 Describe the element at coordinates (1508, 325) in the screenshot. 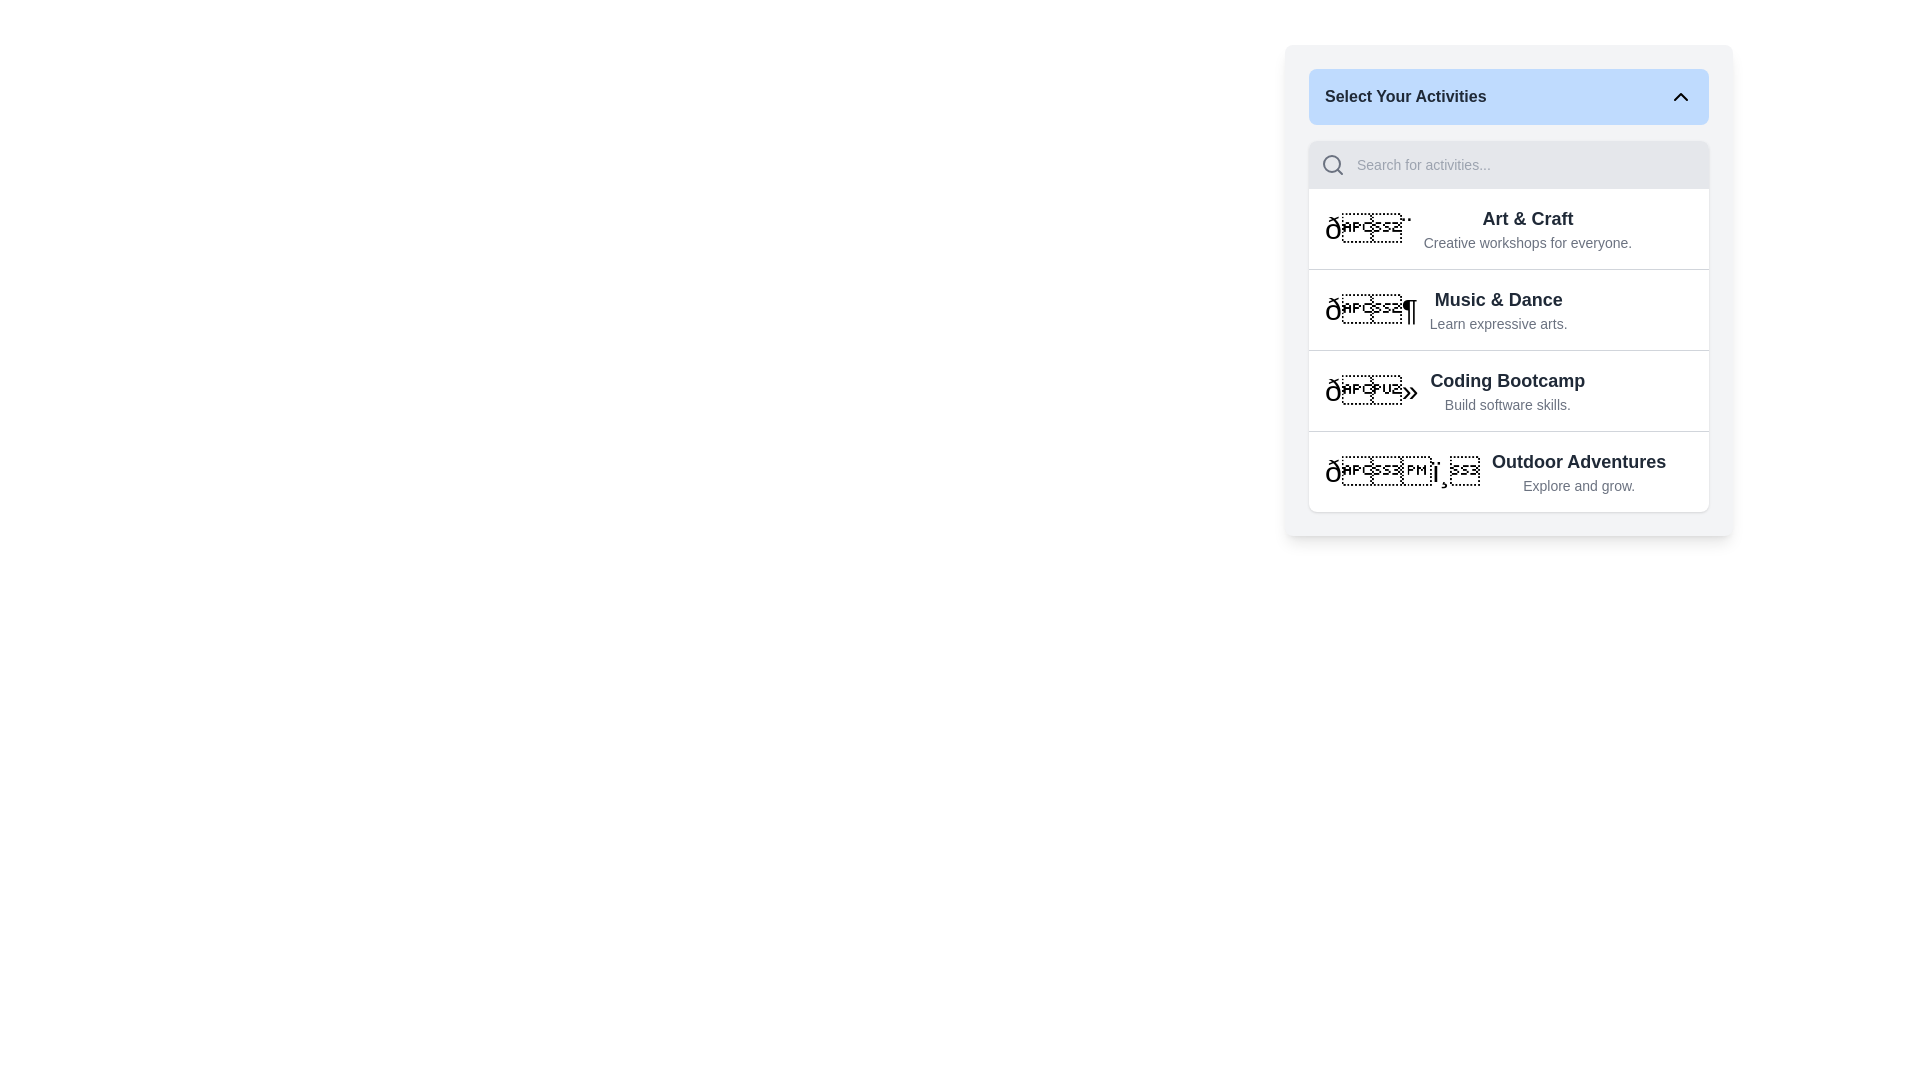

I see `the list or menu that allows users` at that location.